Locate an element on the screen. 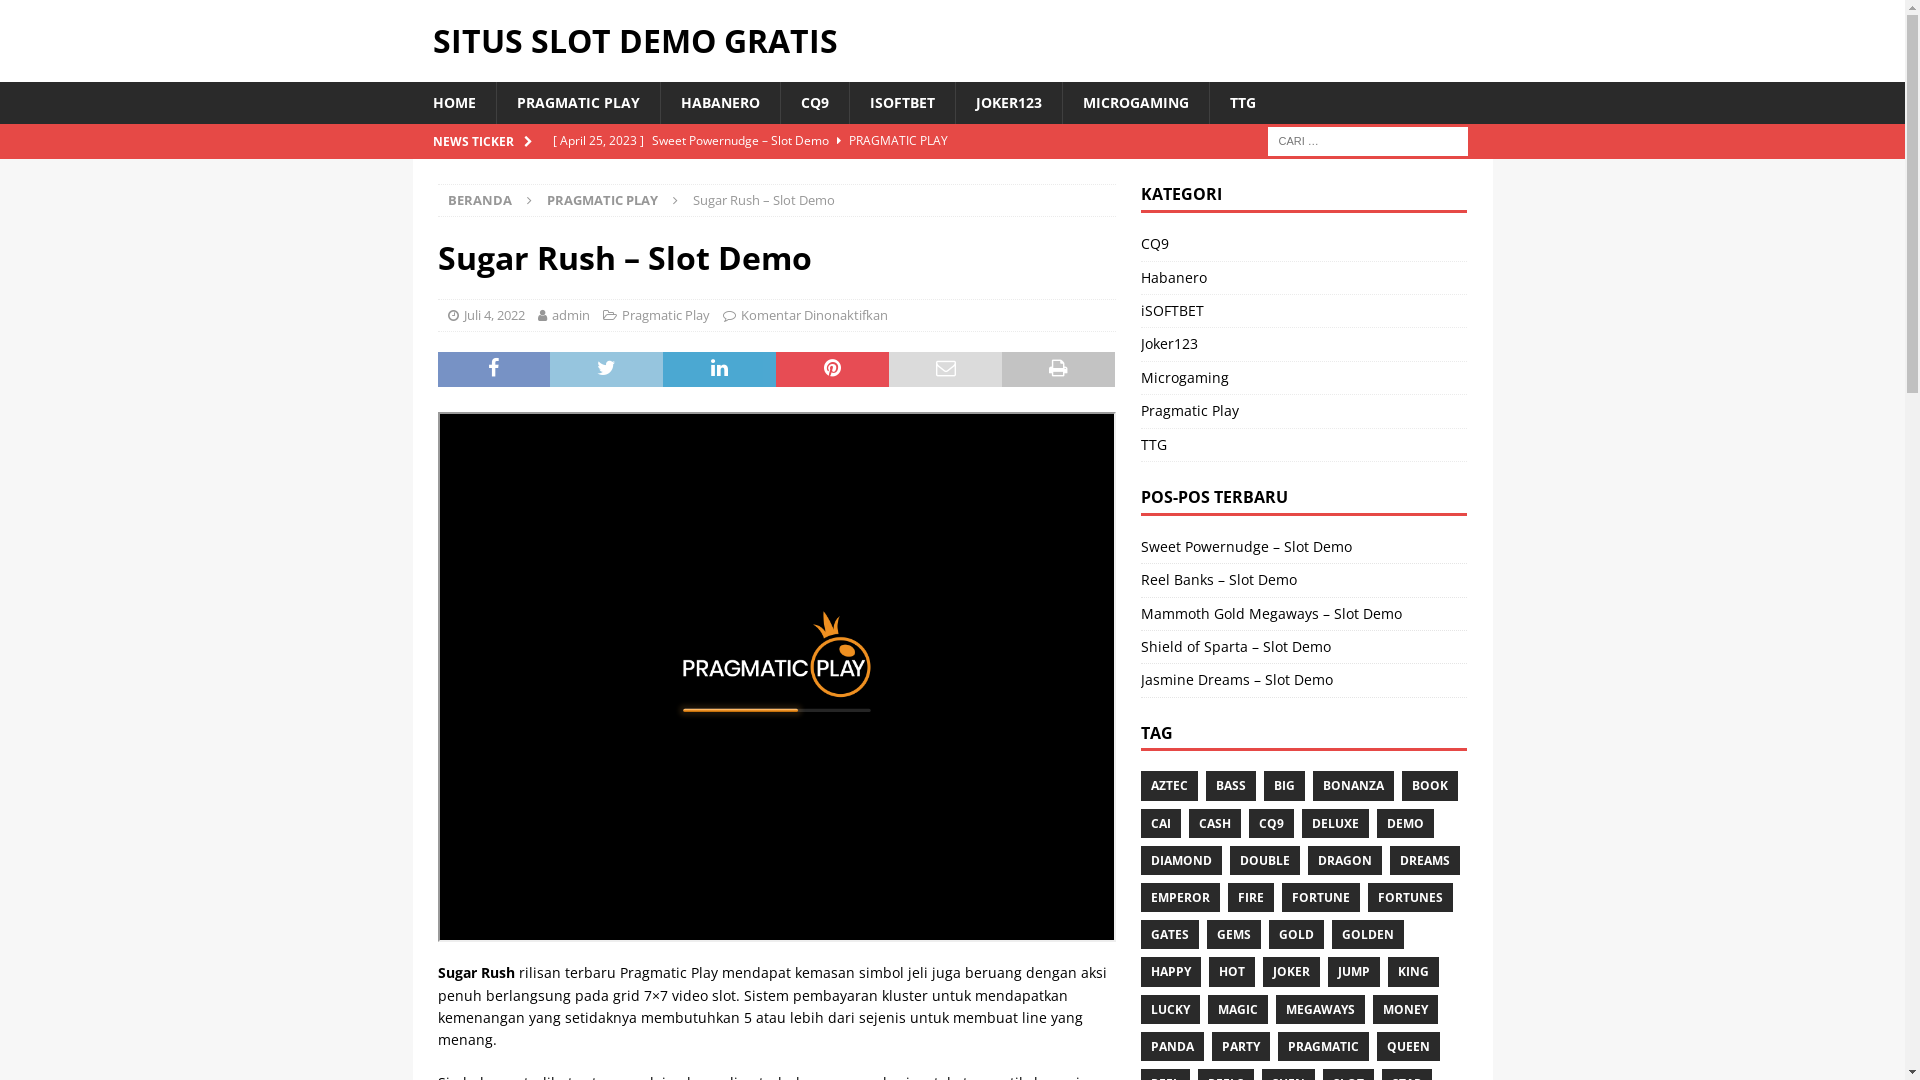 The height and width of the screenshot is (1080, 1920). 'JOKER' is located at coordinates (1291, 970).